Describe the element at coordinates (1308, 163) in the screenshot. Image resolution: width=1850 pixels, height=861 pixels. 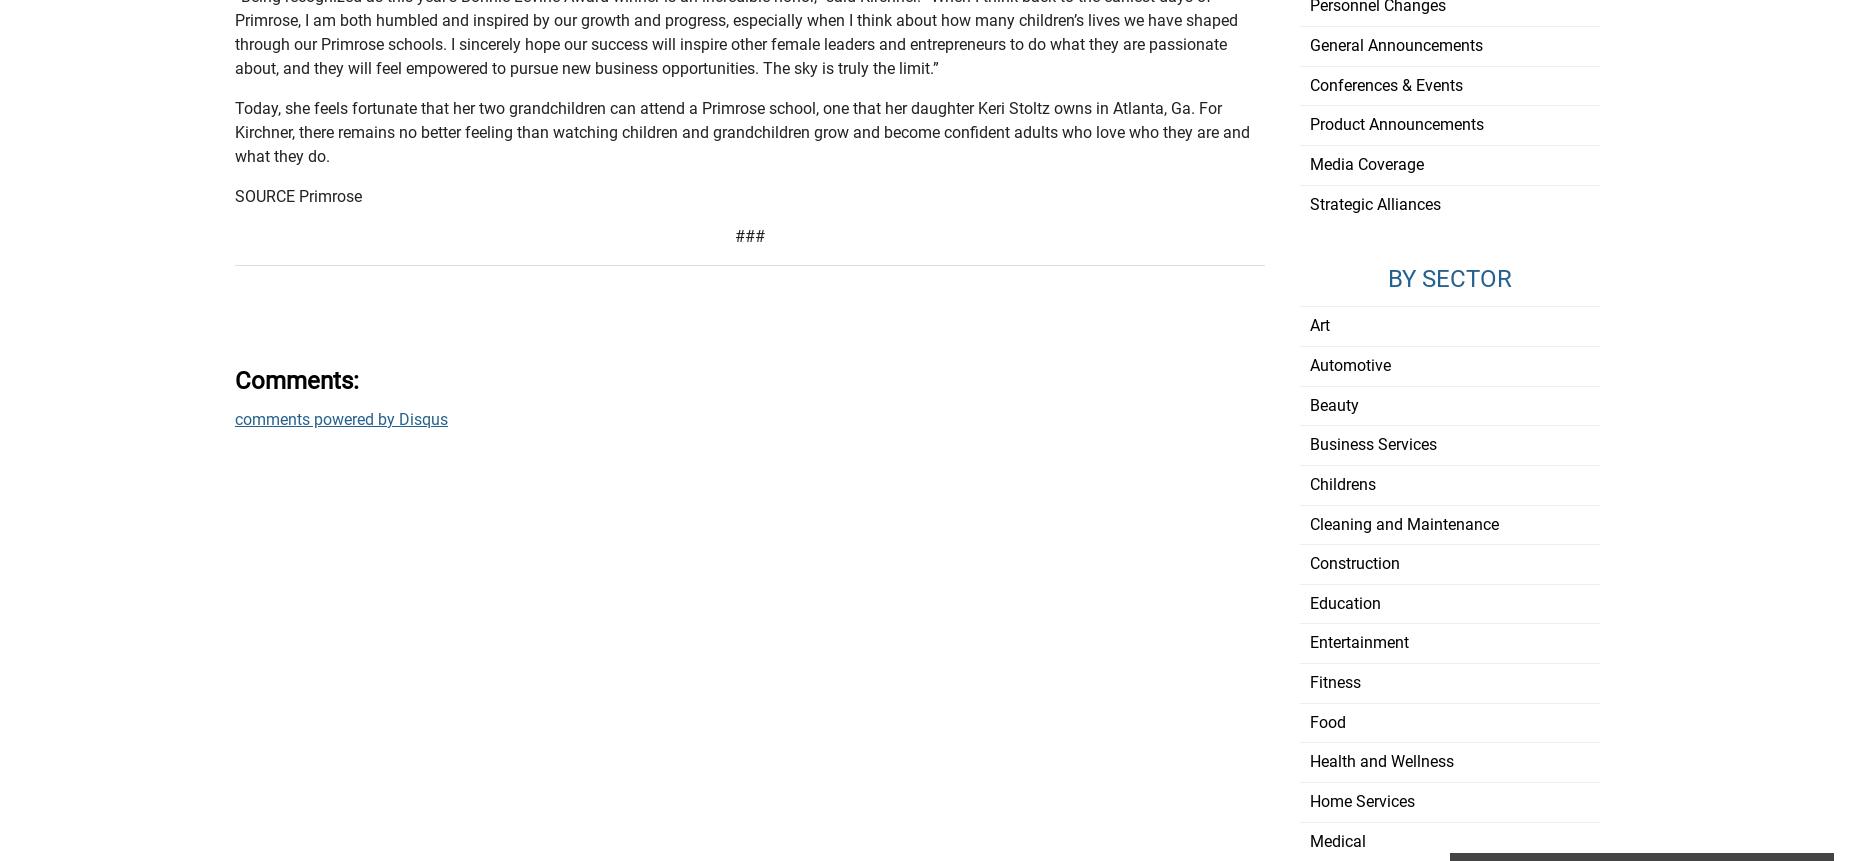
I see `'Media Coverage'` at that location.